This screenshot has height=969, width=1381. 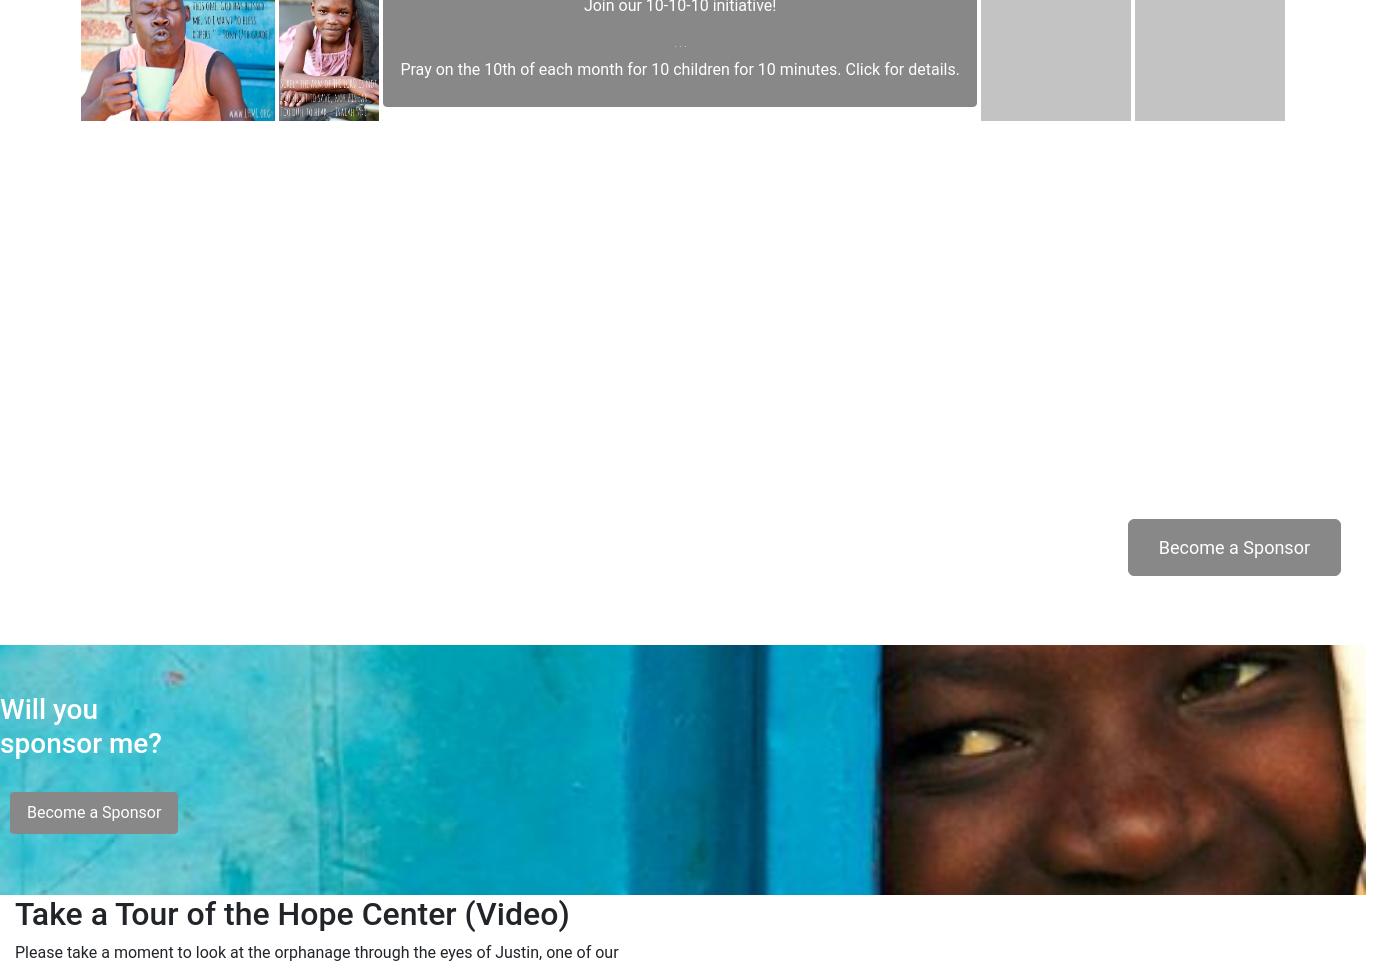 I want to click on 'Many orphans are currently waiting for a sponsor.', so click(x=1165, y=439).